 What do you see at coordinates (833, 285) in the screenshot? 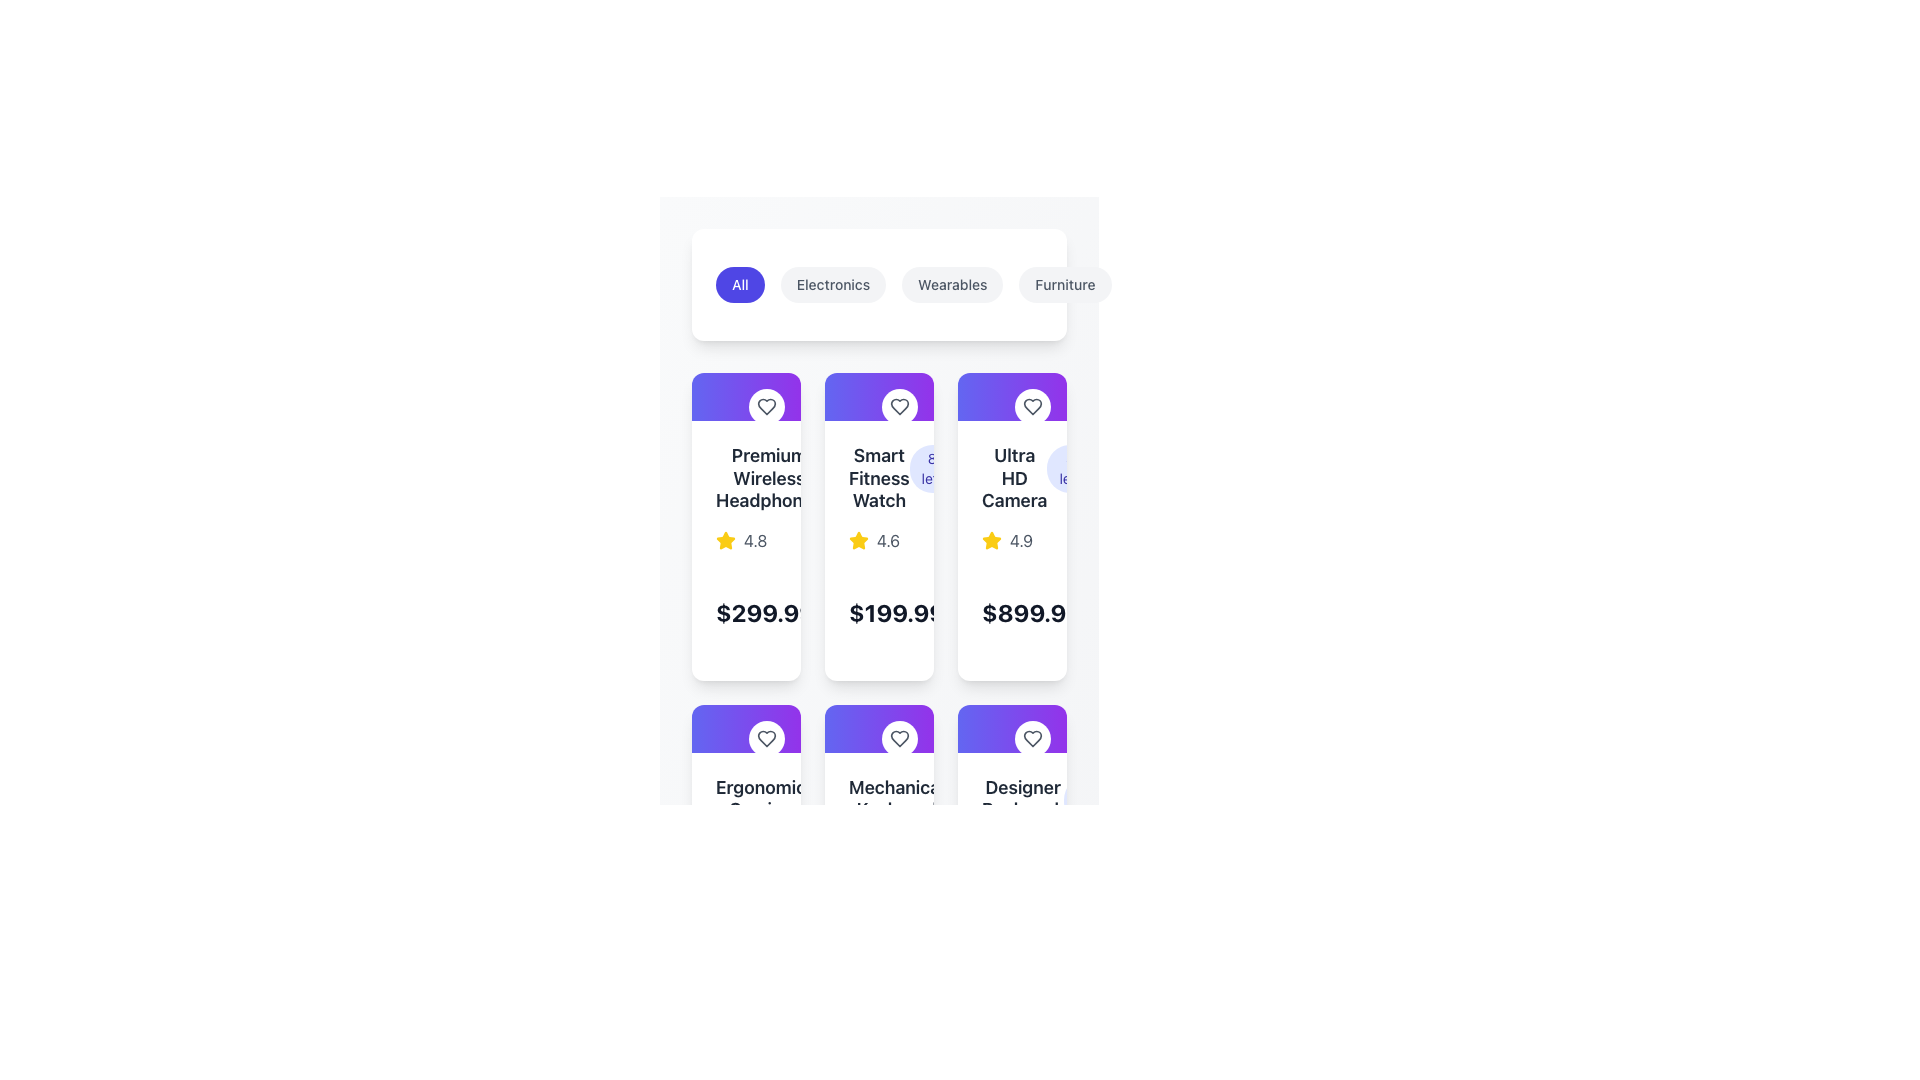
I see `the 'Electronics' button, which is styled with a light gray background and dark gray text` at bounding box center [833, 285].